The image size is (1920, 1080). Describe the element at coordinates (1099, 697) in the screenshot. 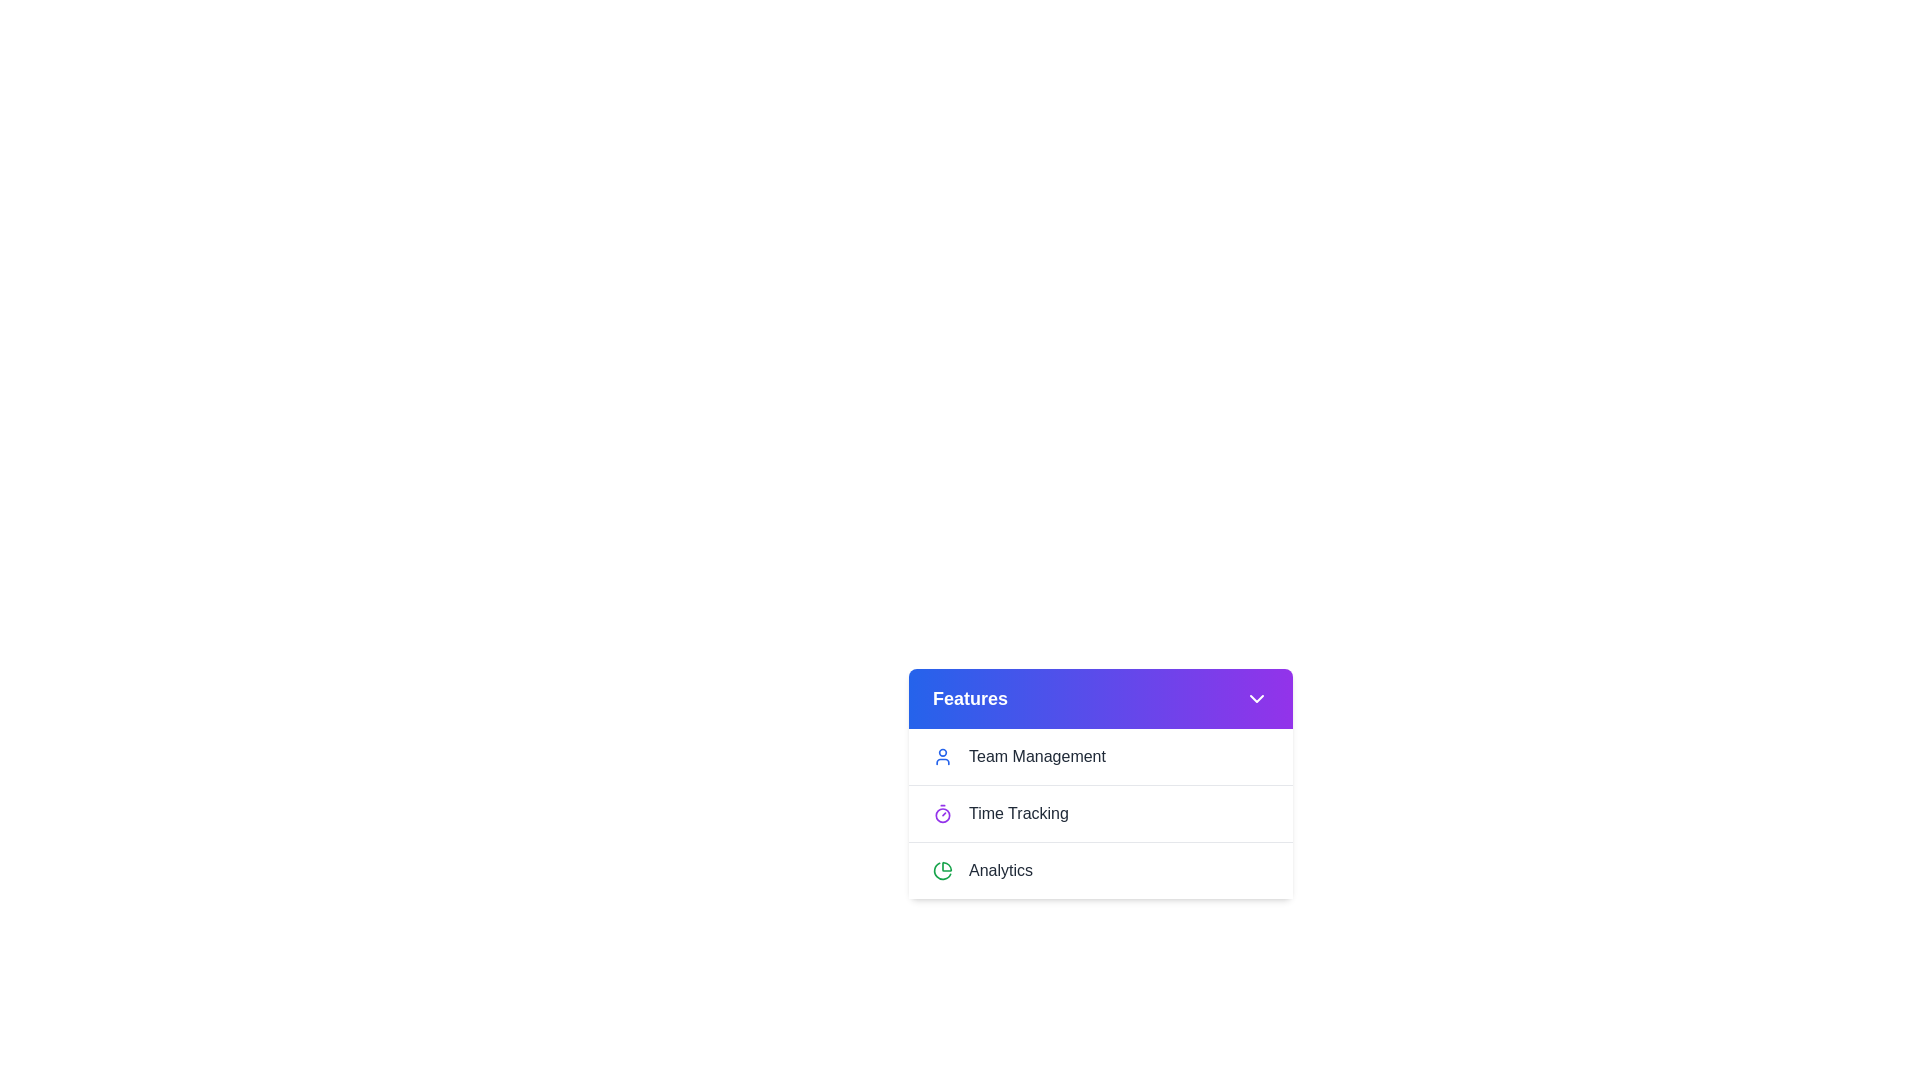

I see `the 'Features' button to toggle the visibility of the menu` at that location.